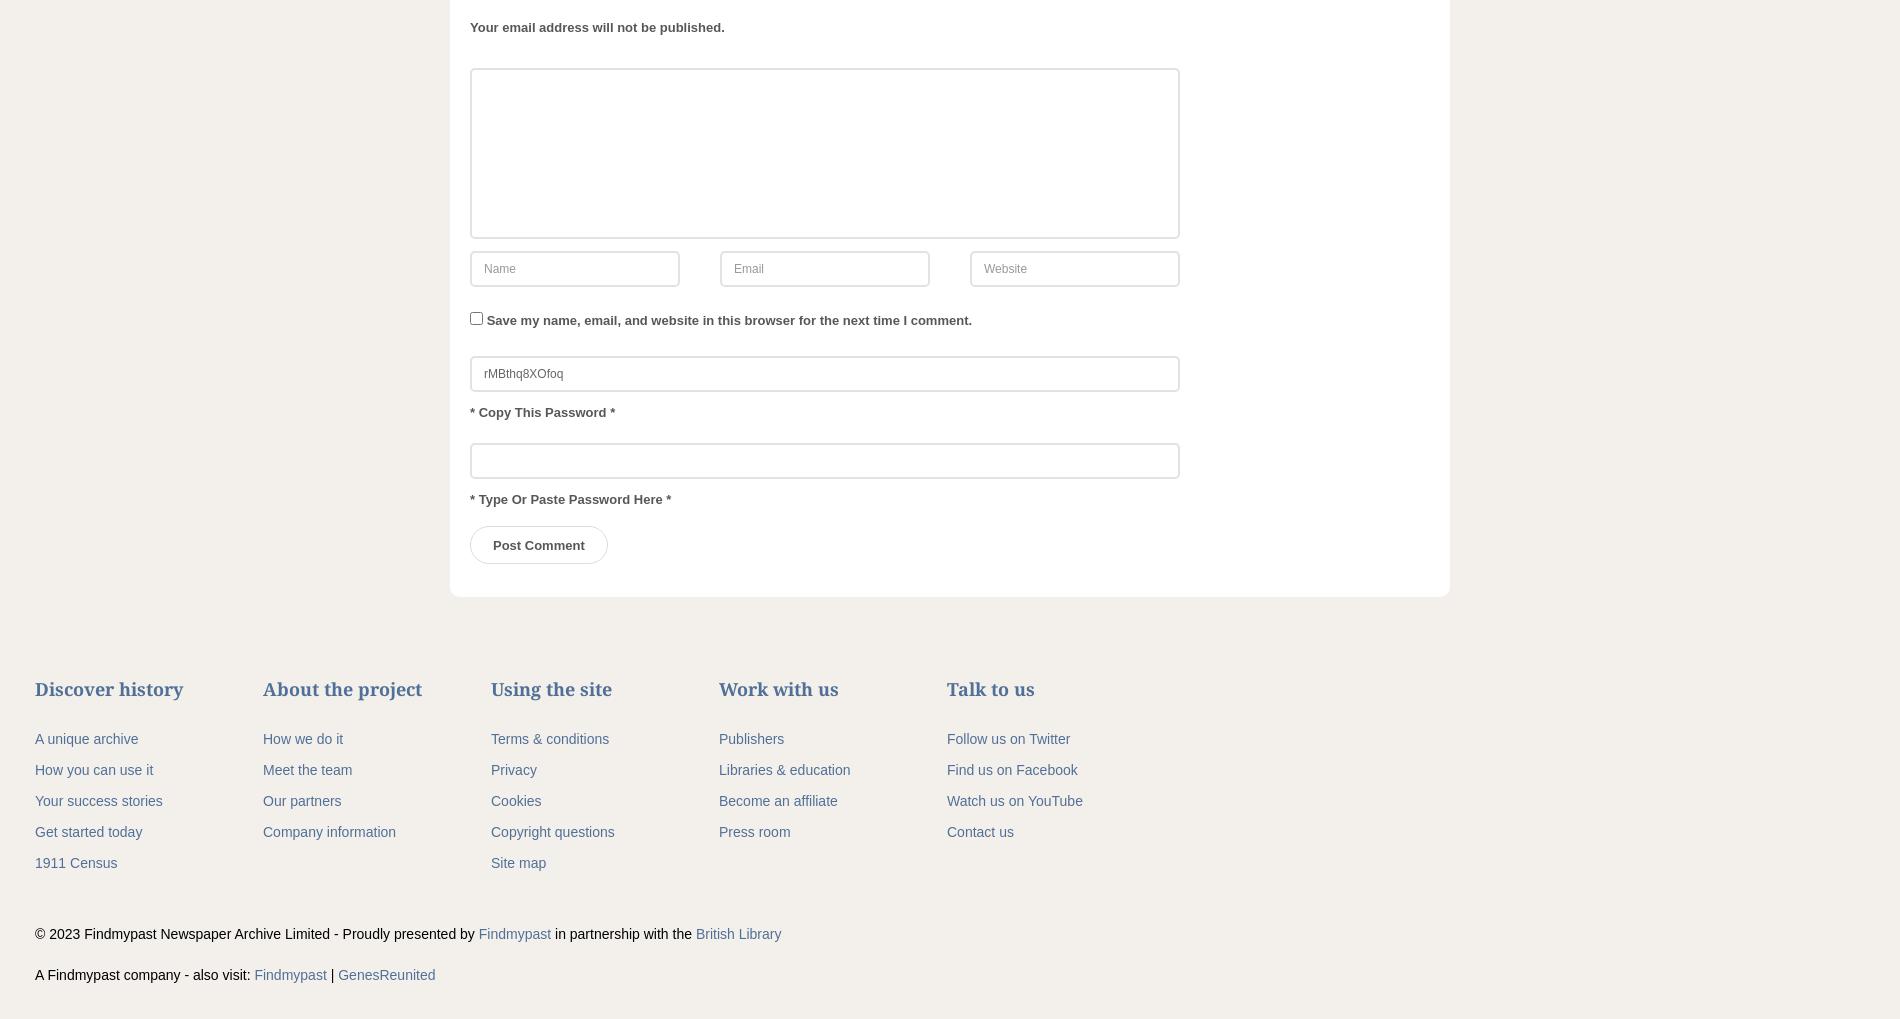 The width and height of the screenshot is (1900, 1019). I want to click on 'Site map', so click(490, 860).